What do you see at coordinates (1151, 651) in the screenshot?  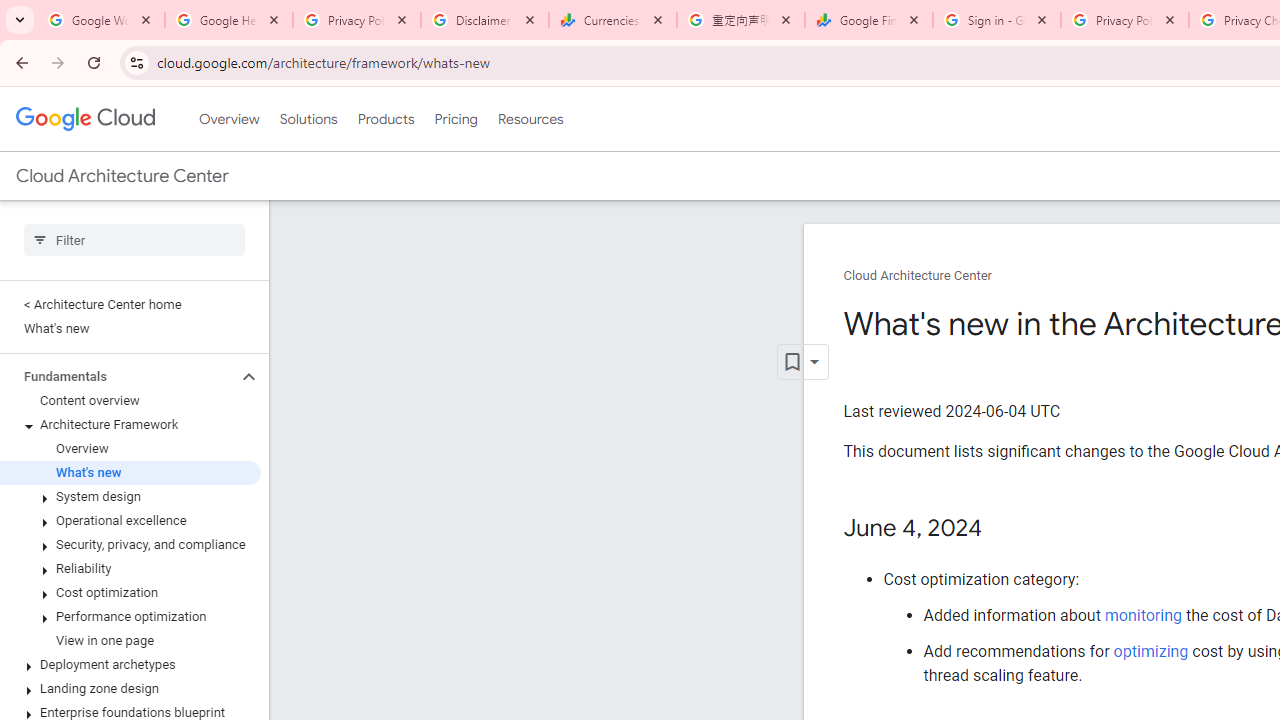 I see `'optimizing'` at bounding box center [1151, 651].